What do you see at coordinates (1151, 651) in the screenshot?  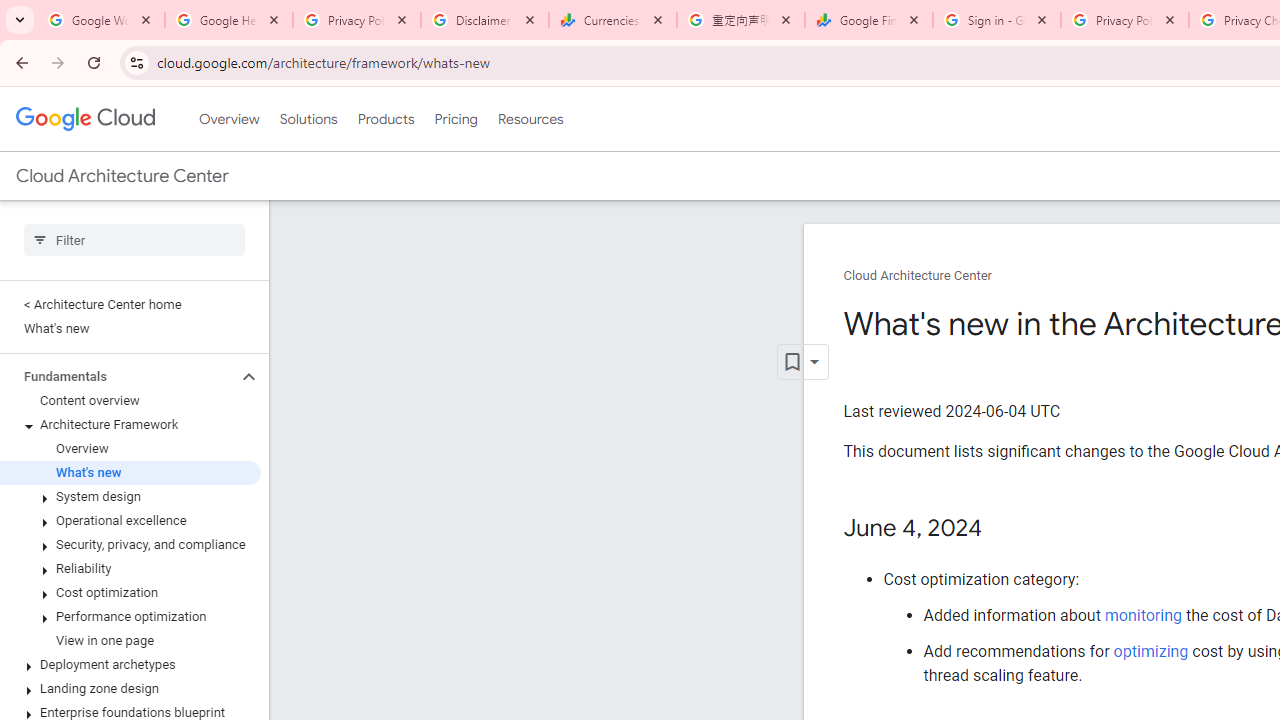 I see `'optimizing'` at bounding box center [1151, 651].